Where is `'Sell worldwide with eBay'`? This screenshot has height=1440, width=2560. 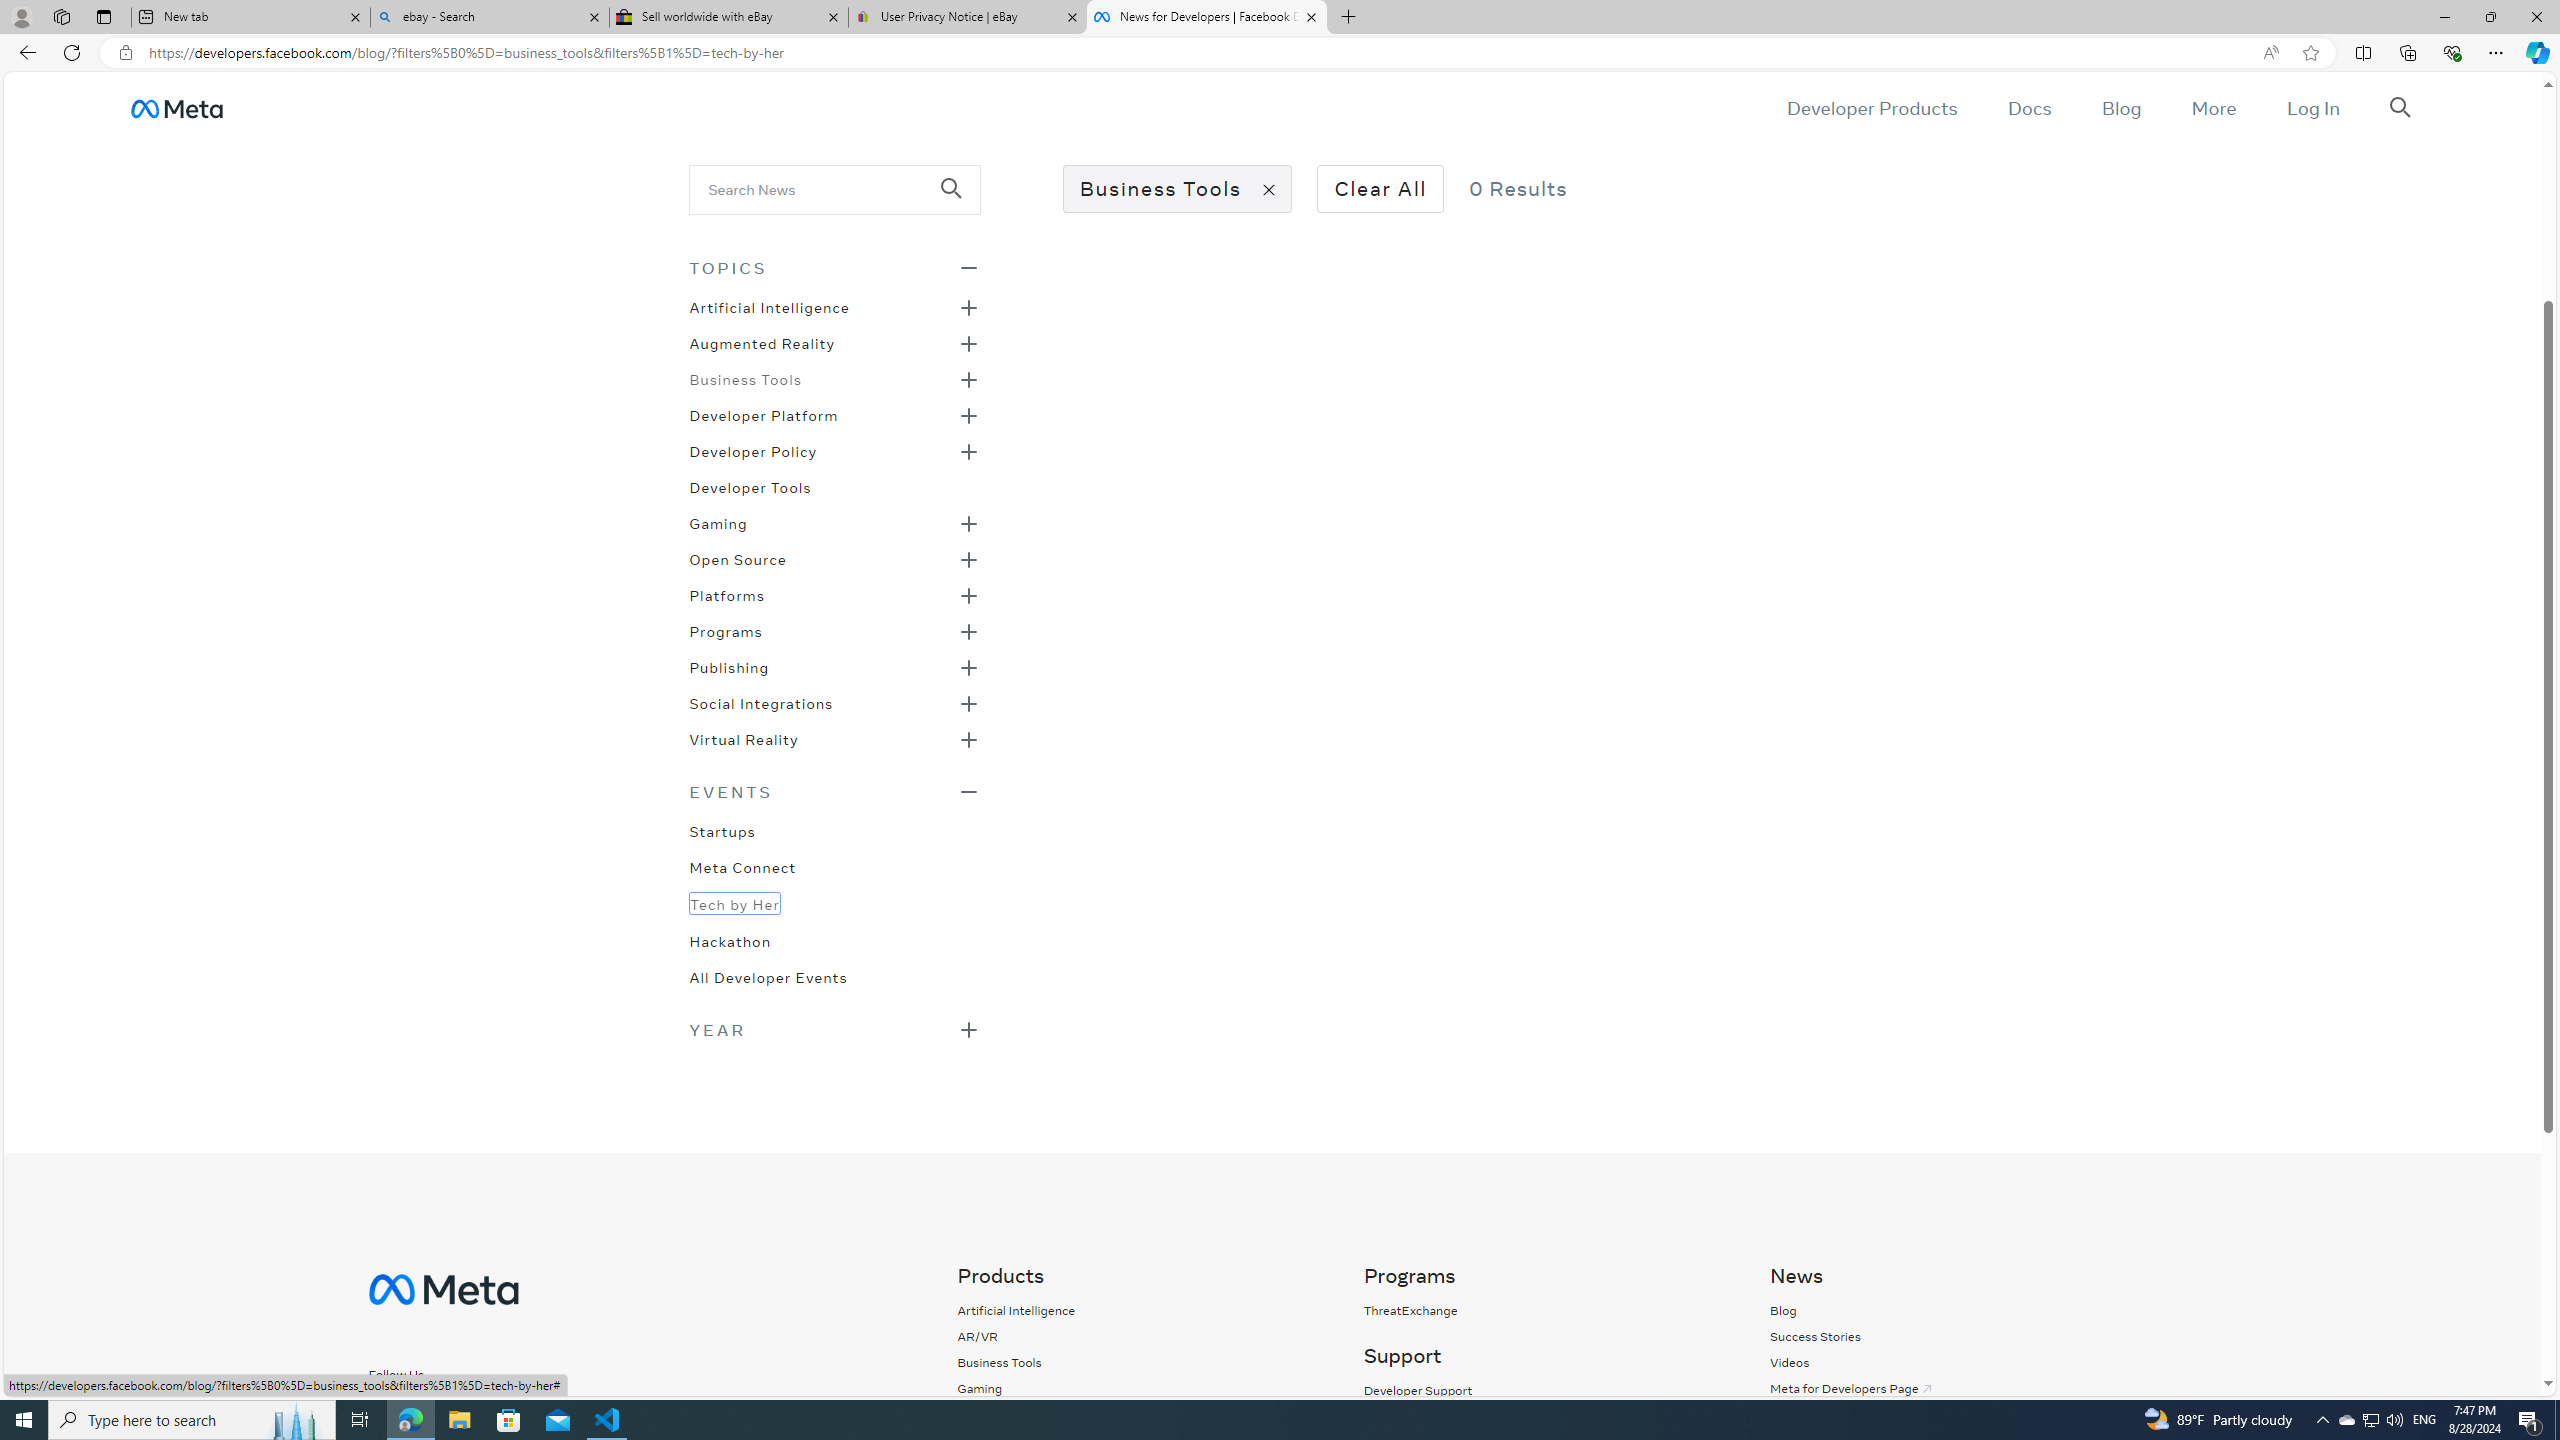
'Sell worldwide with eBay' is located at coordinates (729, 16).